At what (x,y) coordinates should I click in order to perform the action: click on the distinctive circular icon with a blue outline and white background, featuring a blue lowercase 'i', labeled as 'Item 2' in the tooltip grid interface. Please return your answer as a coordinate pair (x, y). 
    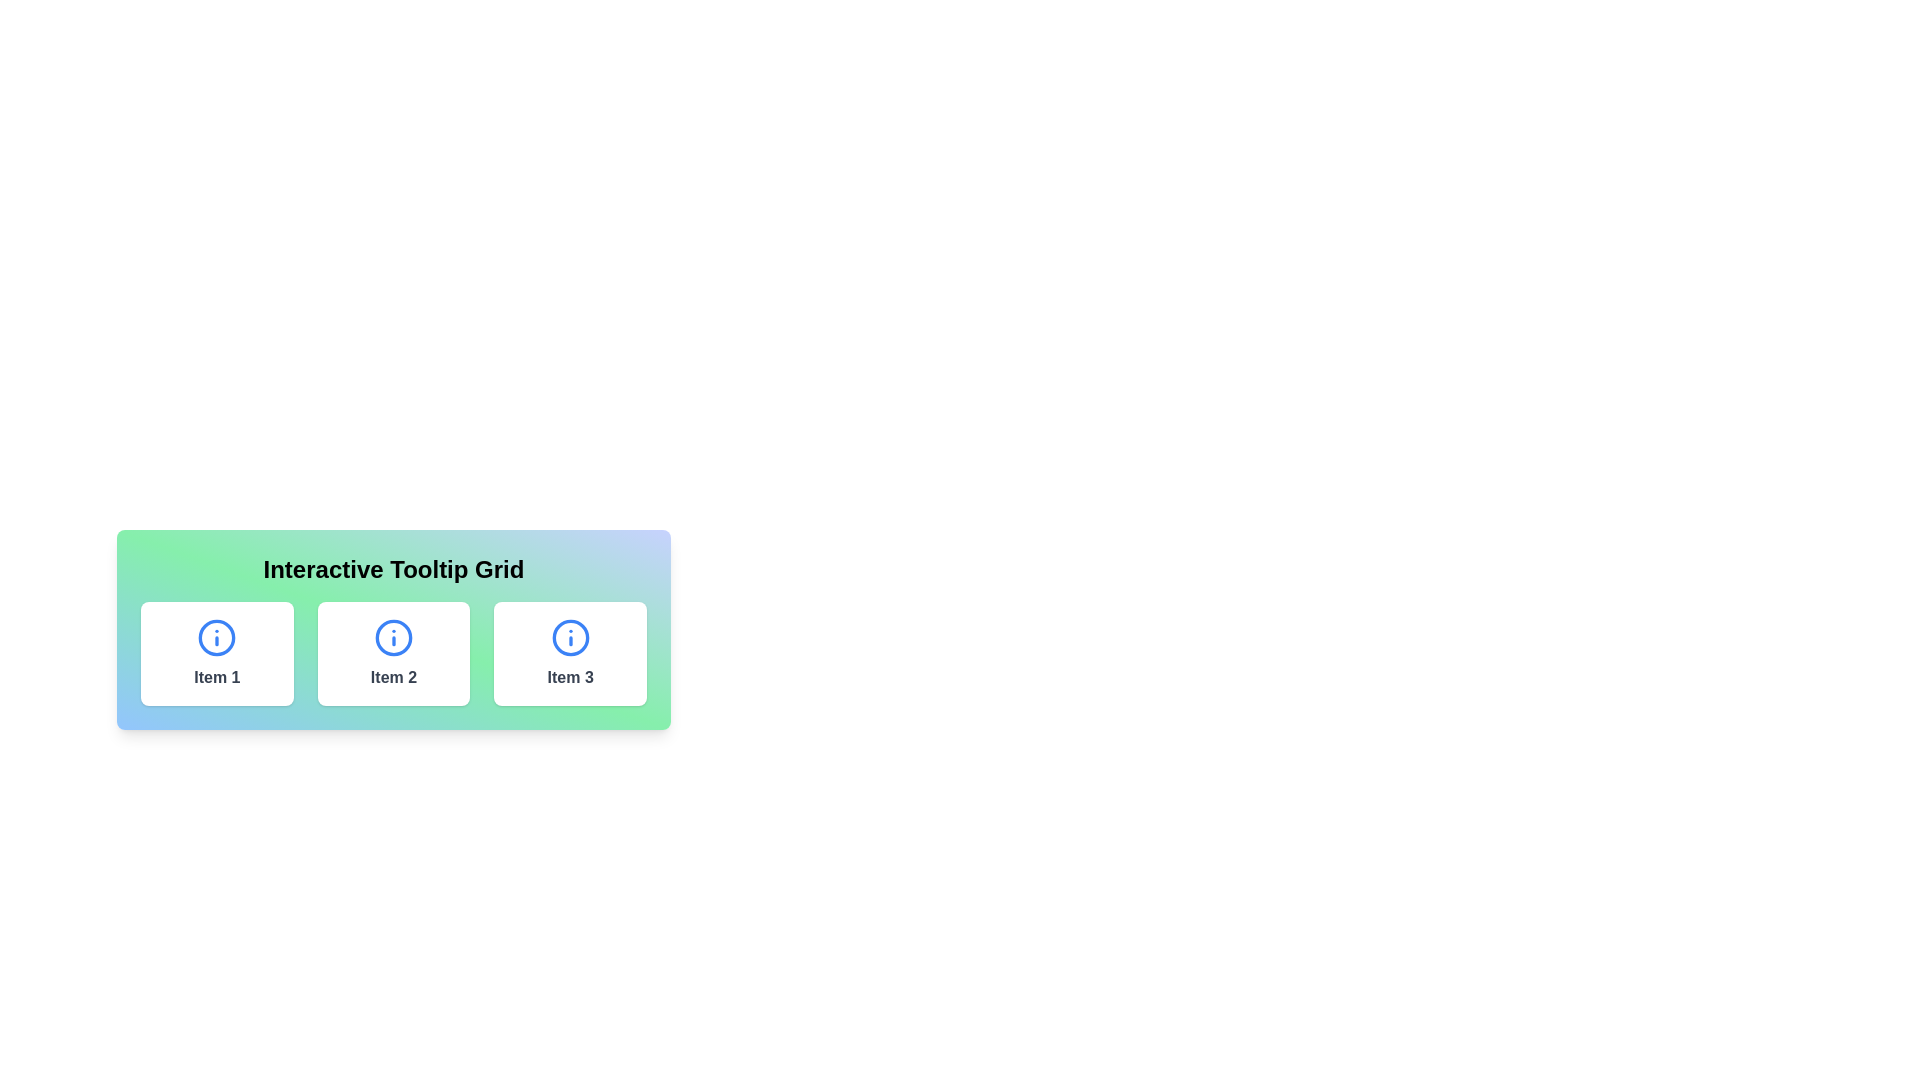
    Looking at the image, I should click on (393, 637).